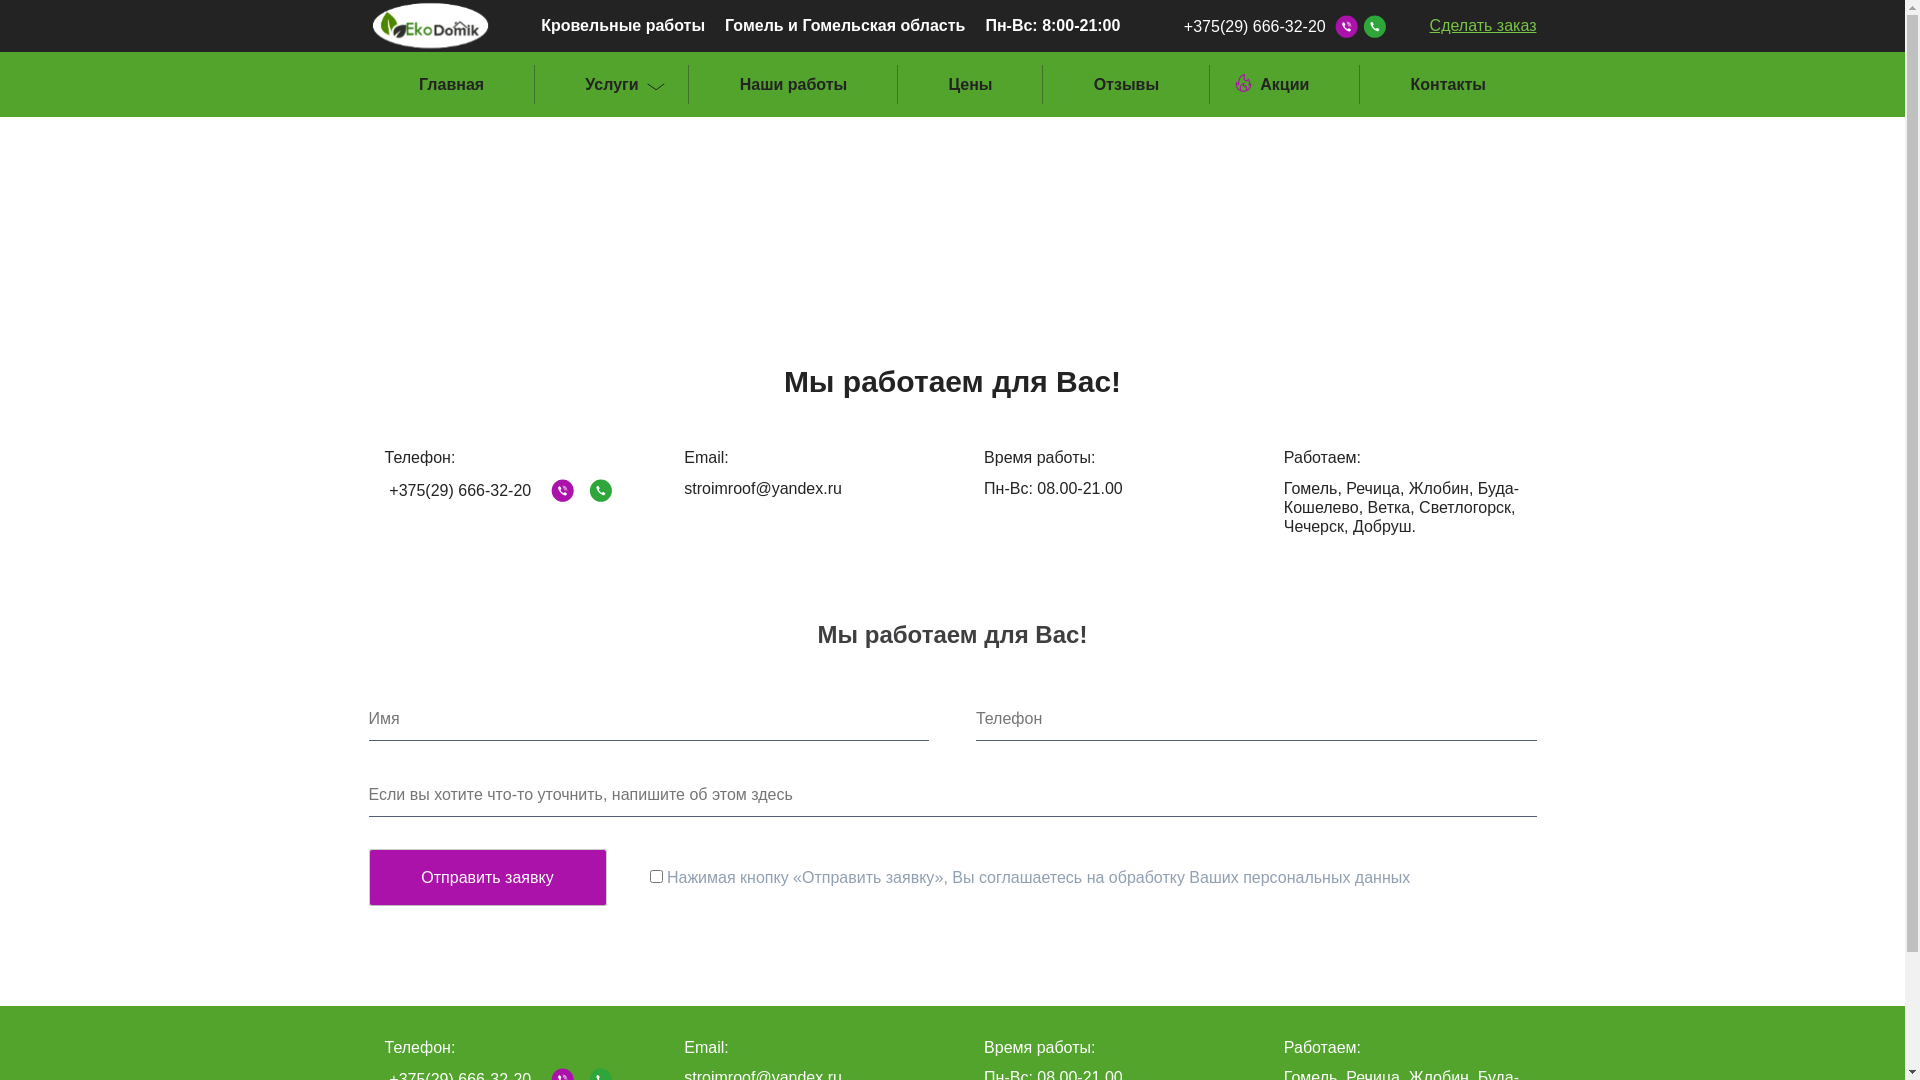 This screenshot has width=1920, height=1080. What do you see at coordinates (684, 488) in the screenshot?
I see `'stroimroof@yandex.ru'` at bounding box center [684, 488].